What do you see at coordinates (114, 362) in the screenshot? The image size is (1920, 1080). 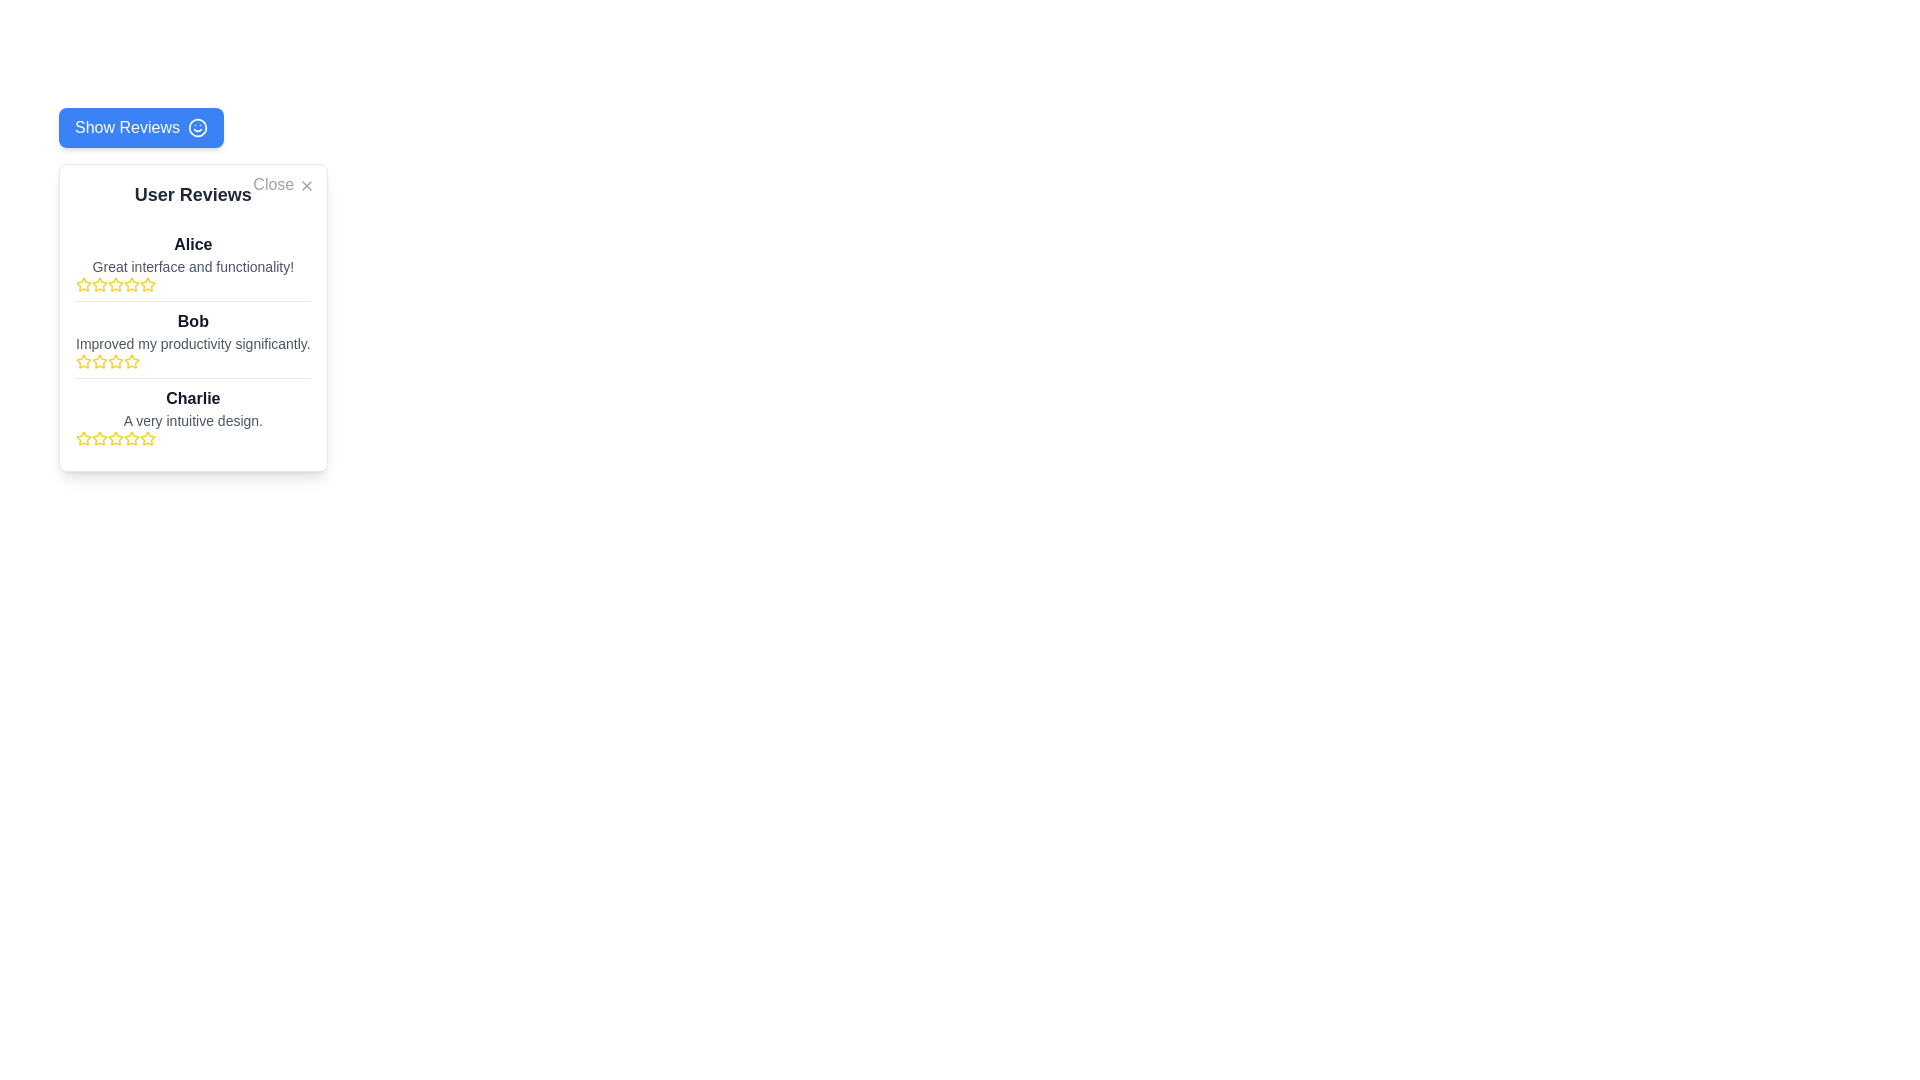 I see `the fourth yellow Rating Star Icon in the User Reviews section beneath the text 'Improved my productivity significantly.'` at bounding box center [114, 362].